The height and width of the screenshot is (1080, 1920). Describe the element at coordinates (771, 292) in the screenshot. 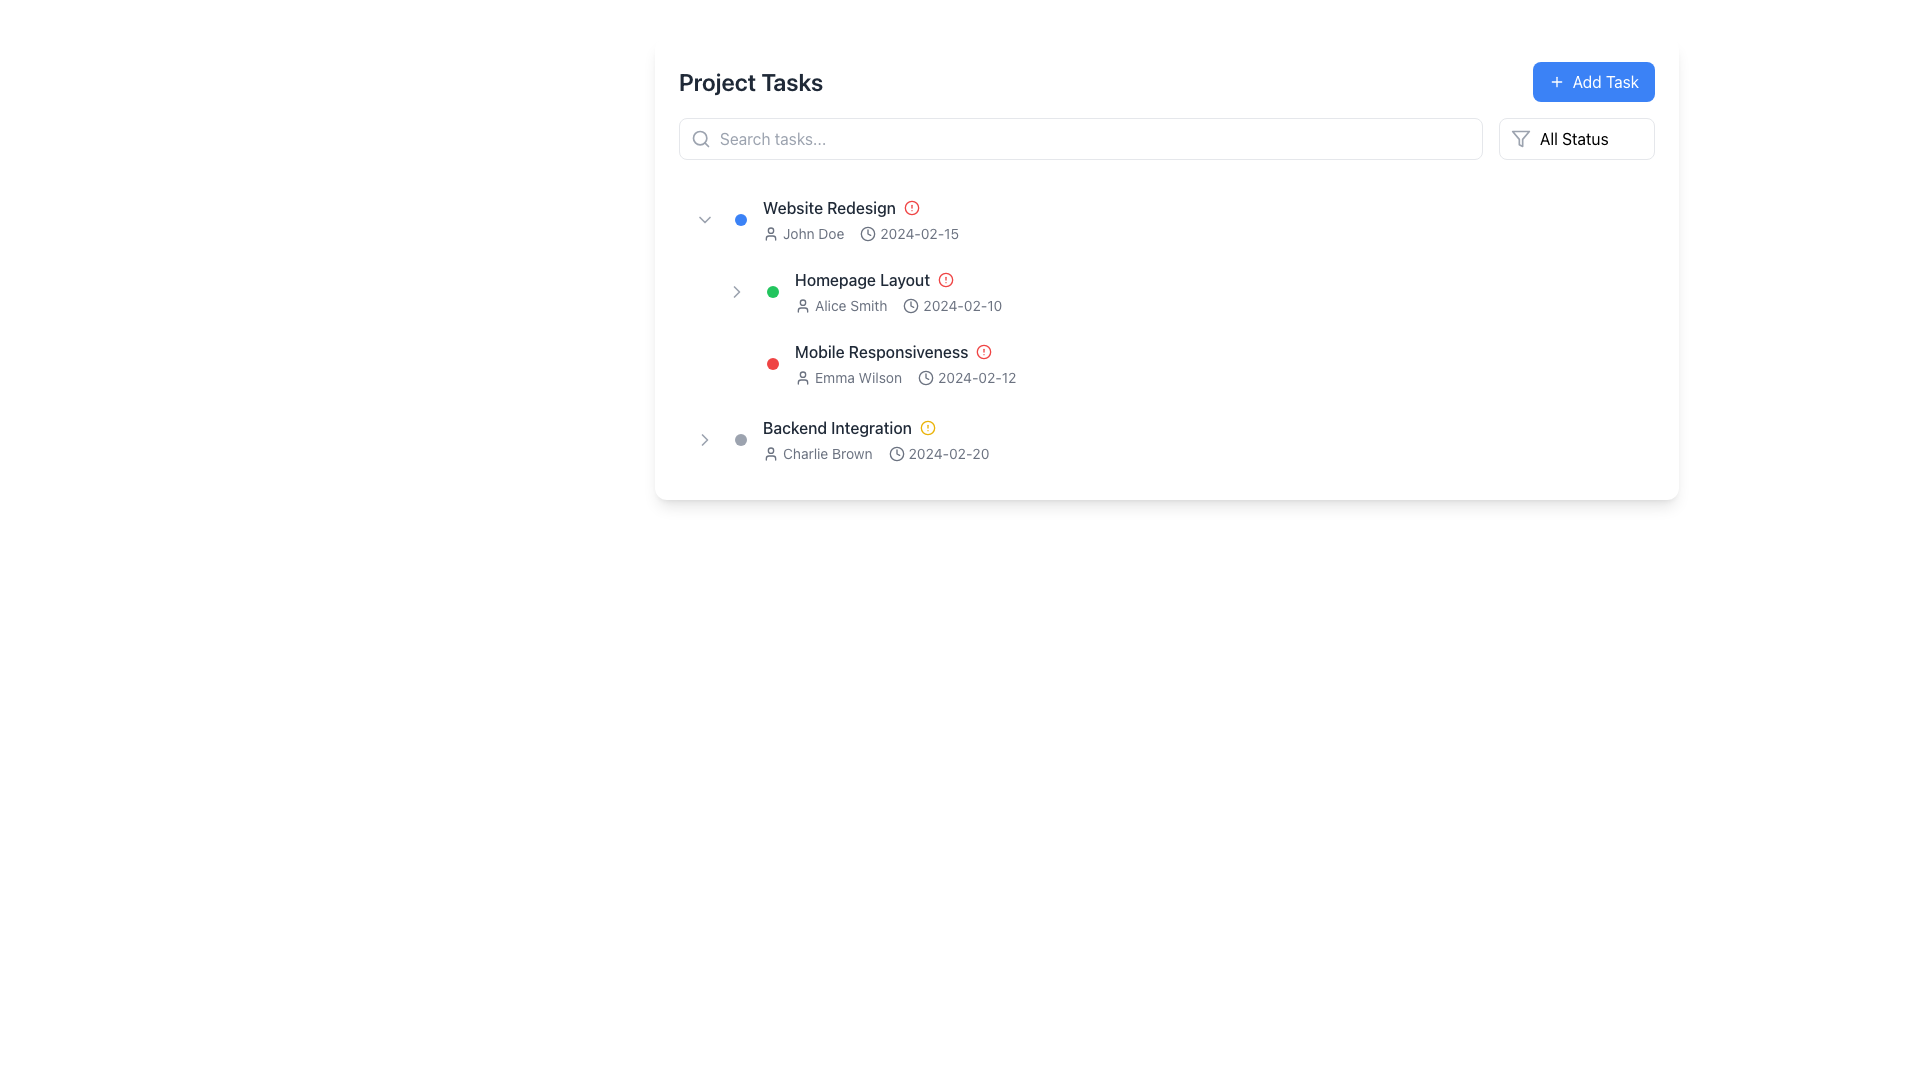

I see `the status indicator for the 'Homepage Layout' task, which visually communicates the current state of the task and is positioned directly to the left of the task title` at that location.